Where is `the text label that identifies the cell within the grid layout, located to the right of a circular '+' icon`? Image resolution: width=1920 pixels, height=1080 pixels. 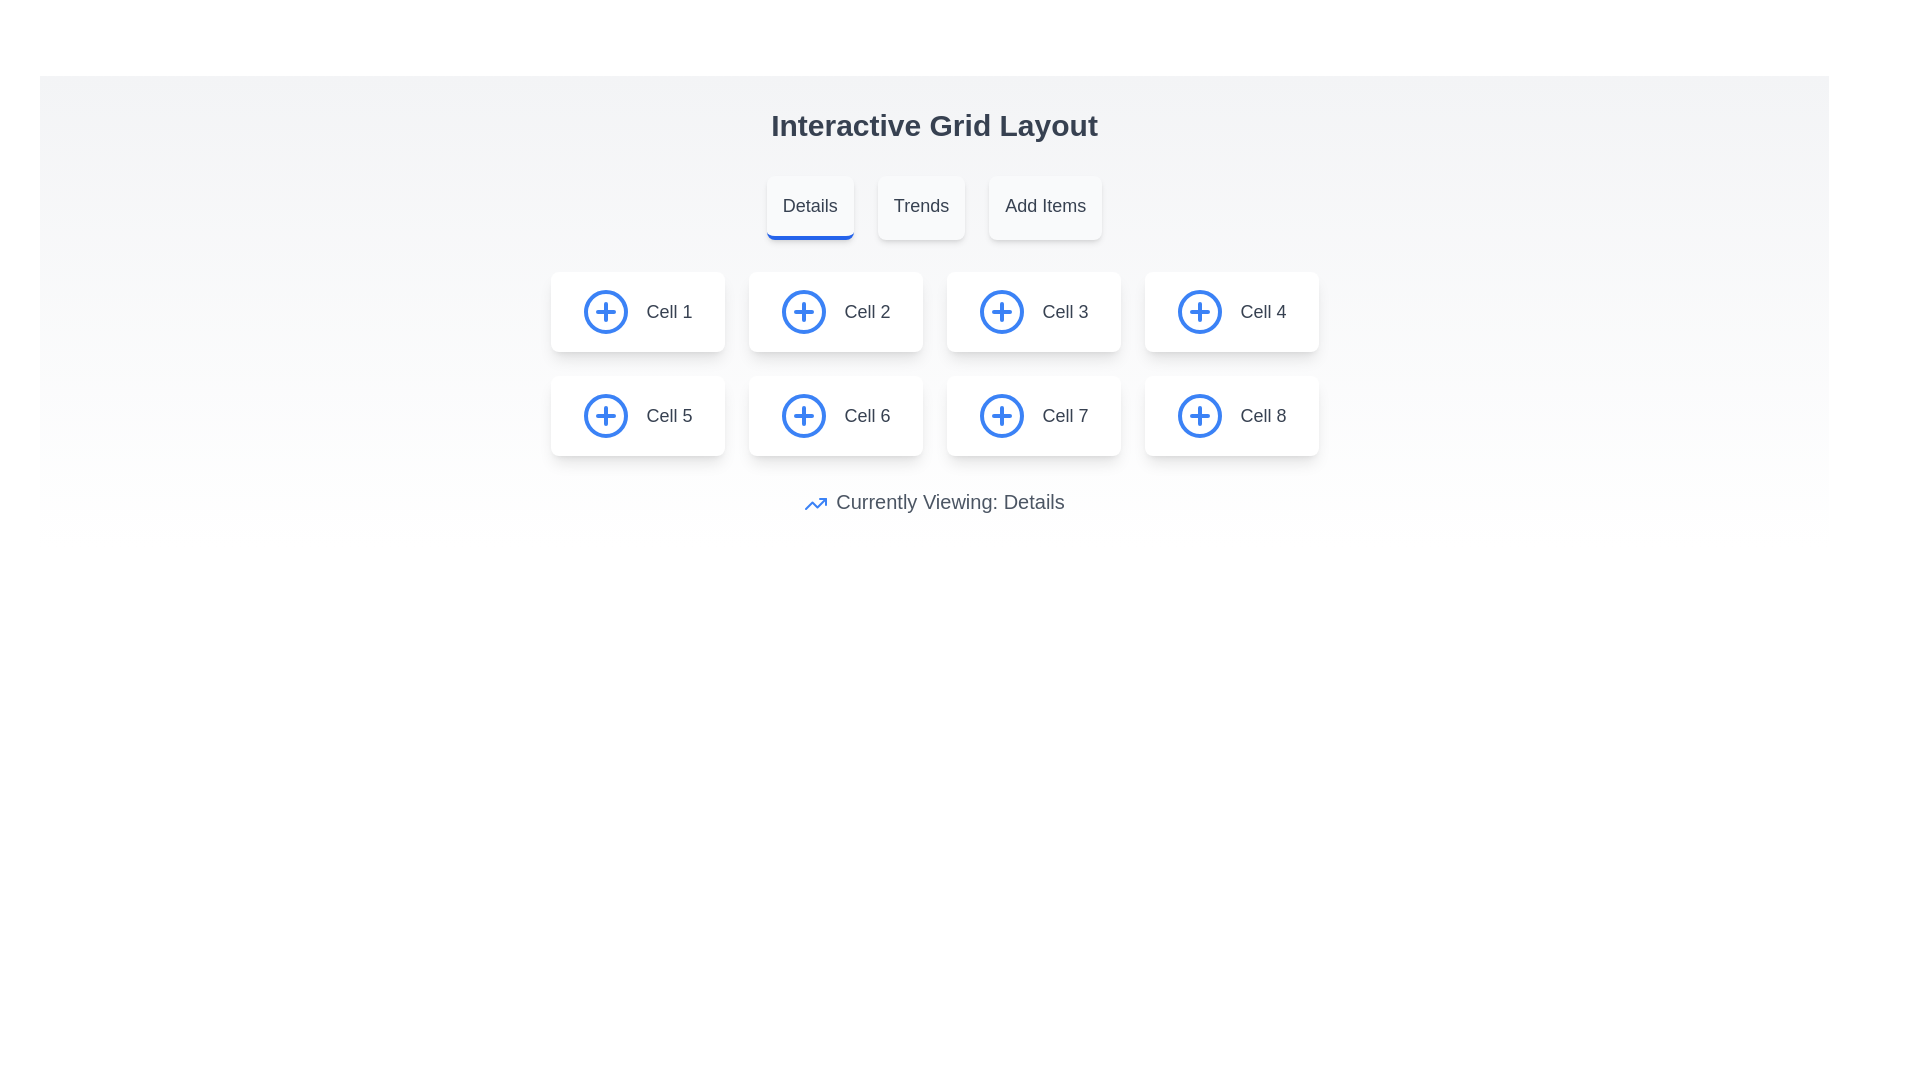 the text label that identifies the cell within the grid layout, located to the right of a circular '+' icon is located at coordinates (669, 312).